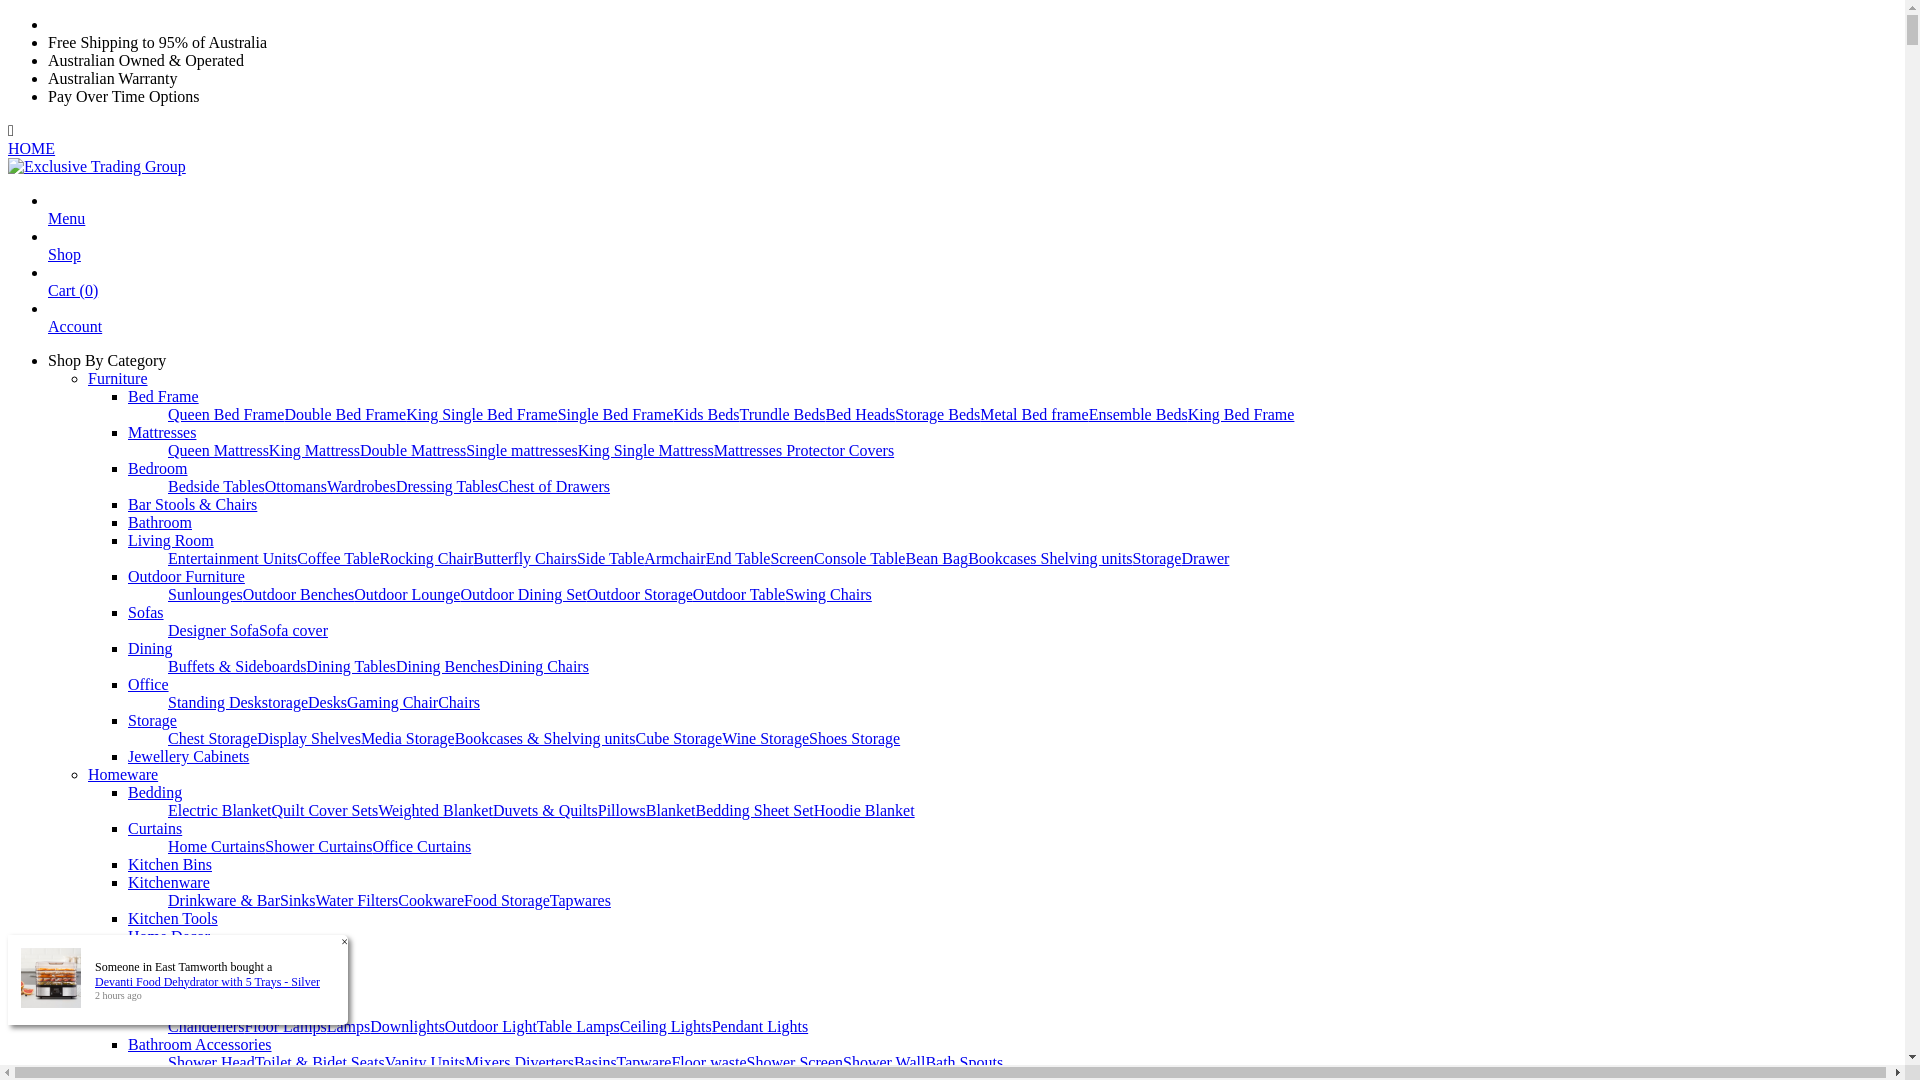  I want to click on 'Ceiling Lights', so click(666, 1026).